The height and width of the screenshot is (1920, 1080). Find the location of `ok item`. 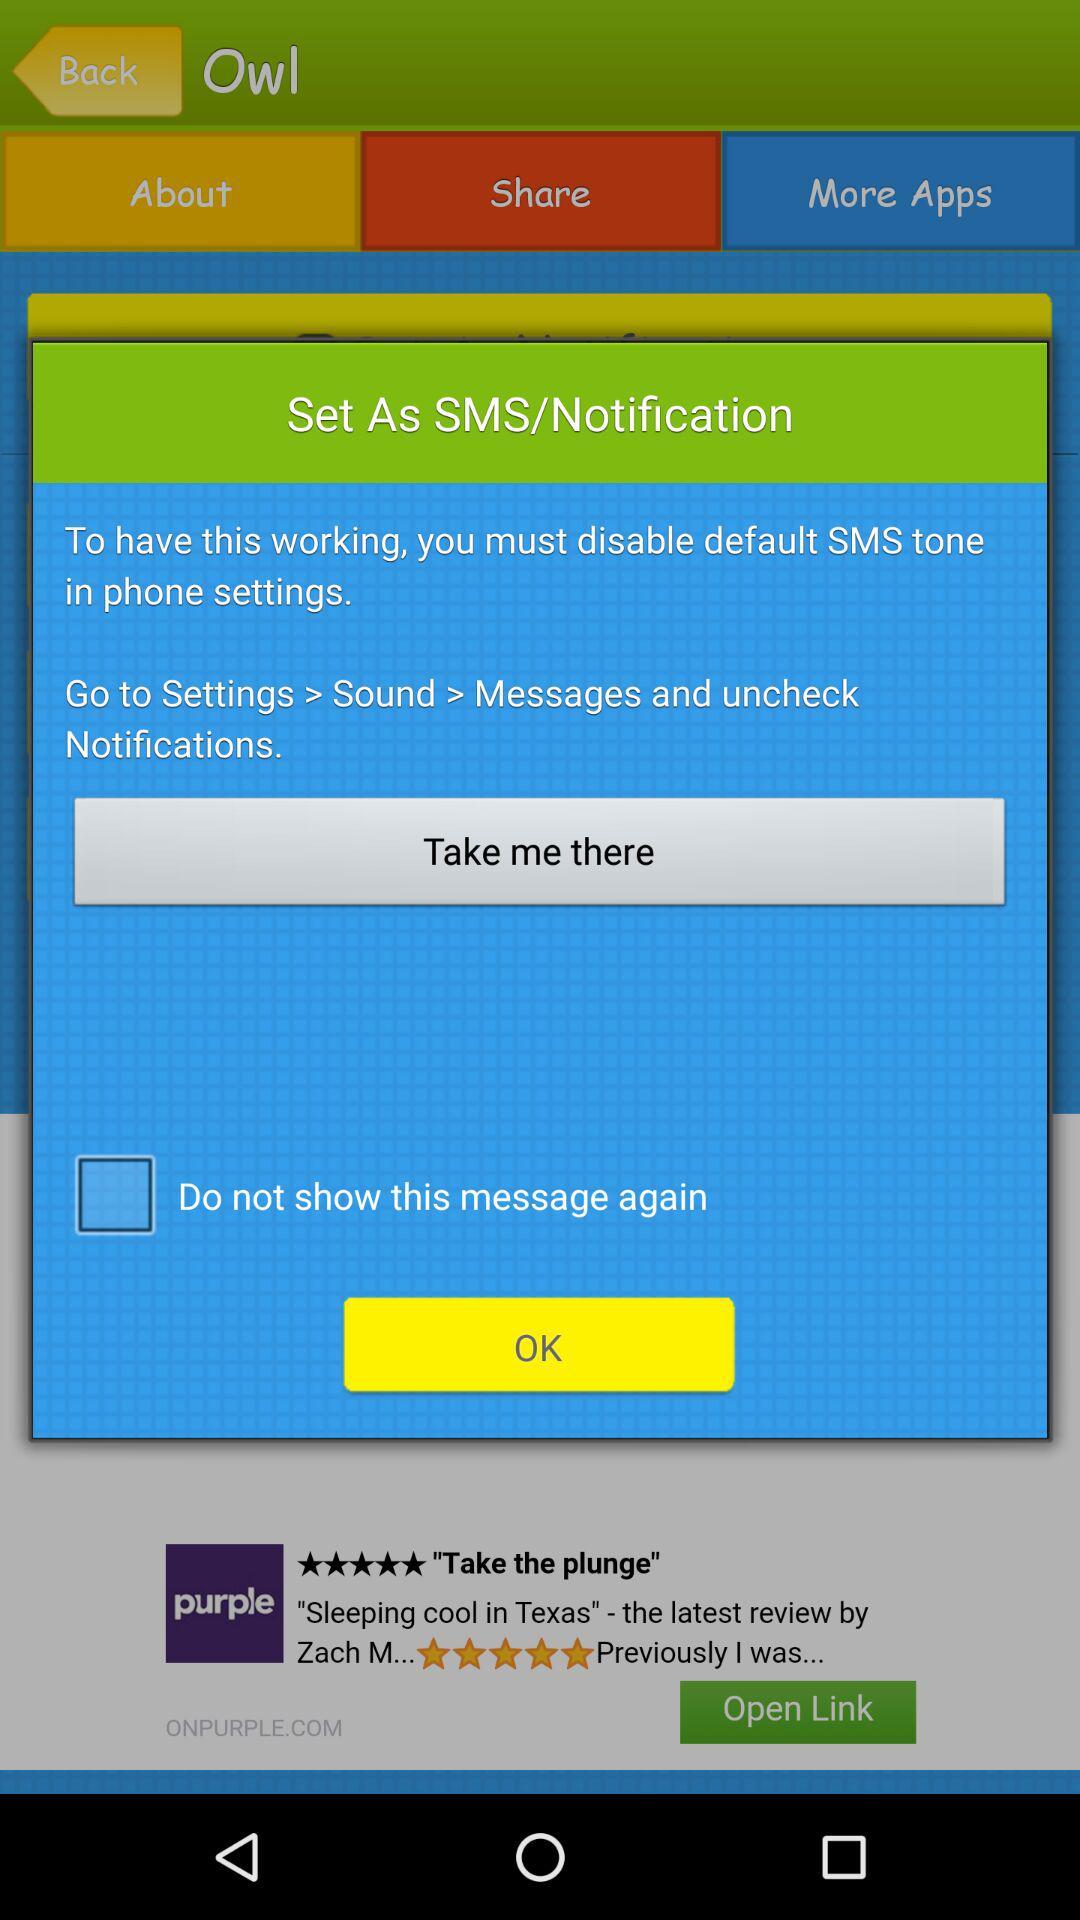

ok item is located at coordinates (538, 1347).